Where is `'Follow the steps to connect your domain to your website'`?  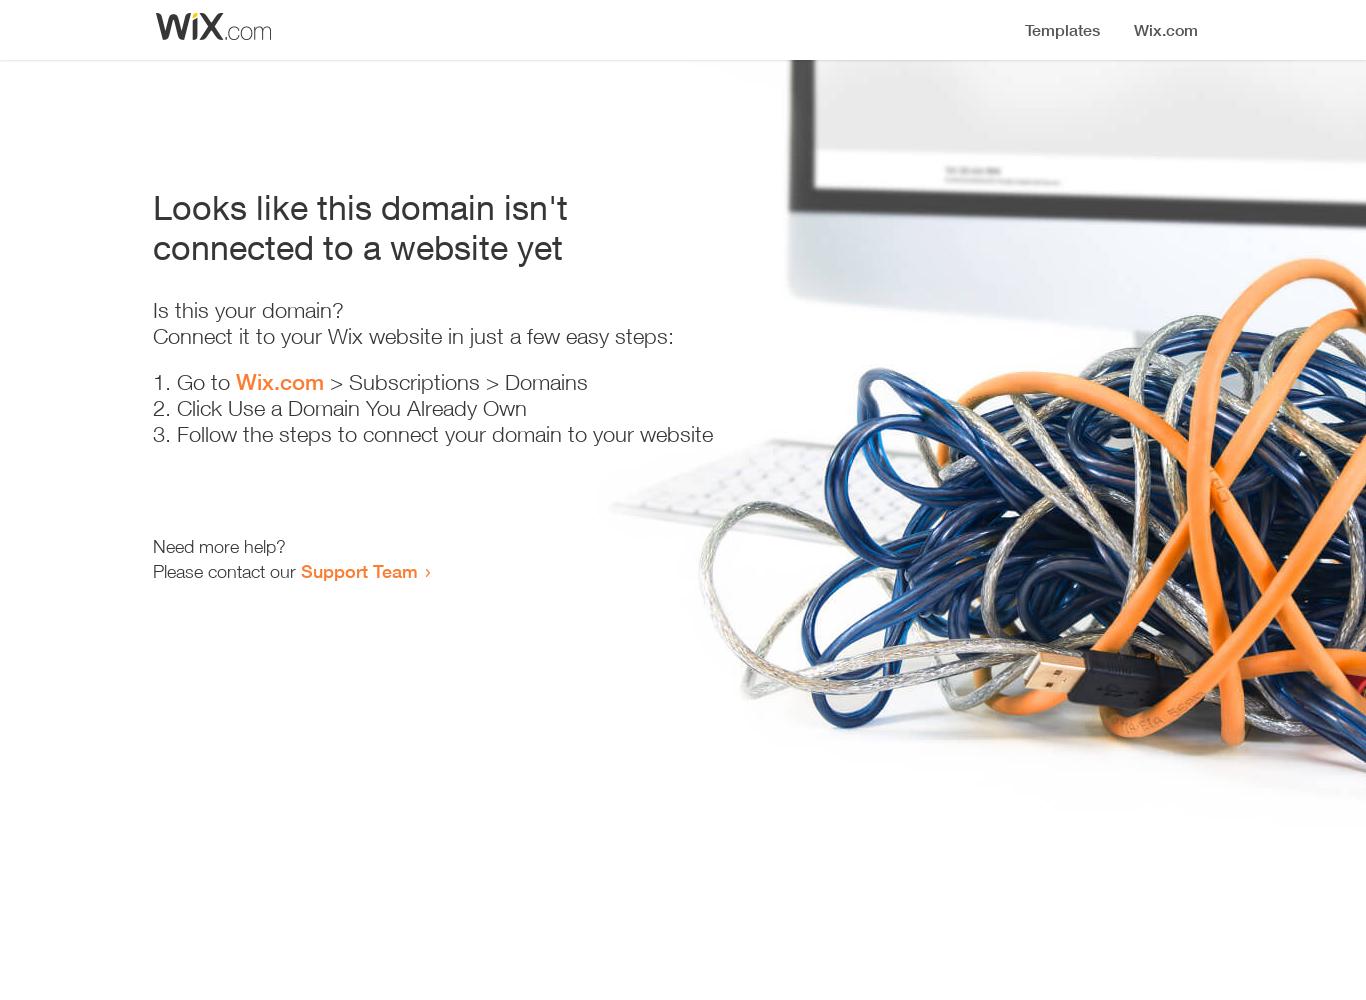 'Follow the steps to connect your domain to your website' is located at coordinates (444, 434).